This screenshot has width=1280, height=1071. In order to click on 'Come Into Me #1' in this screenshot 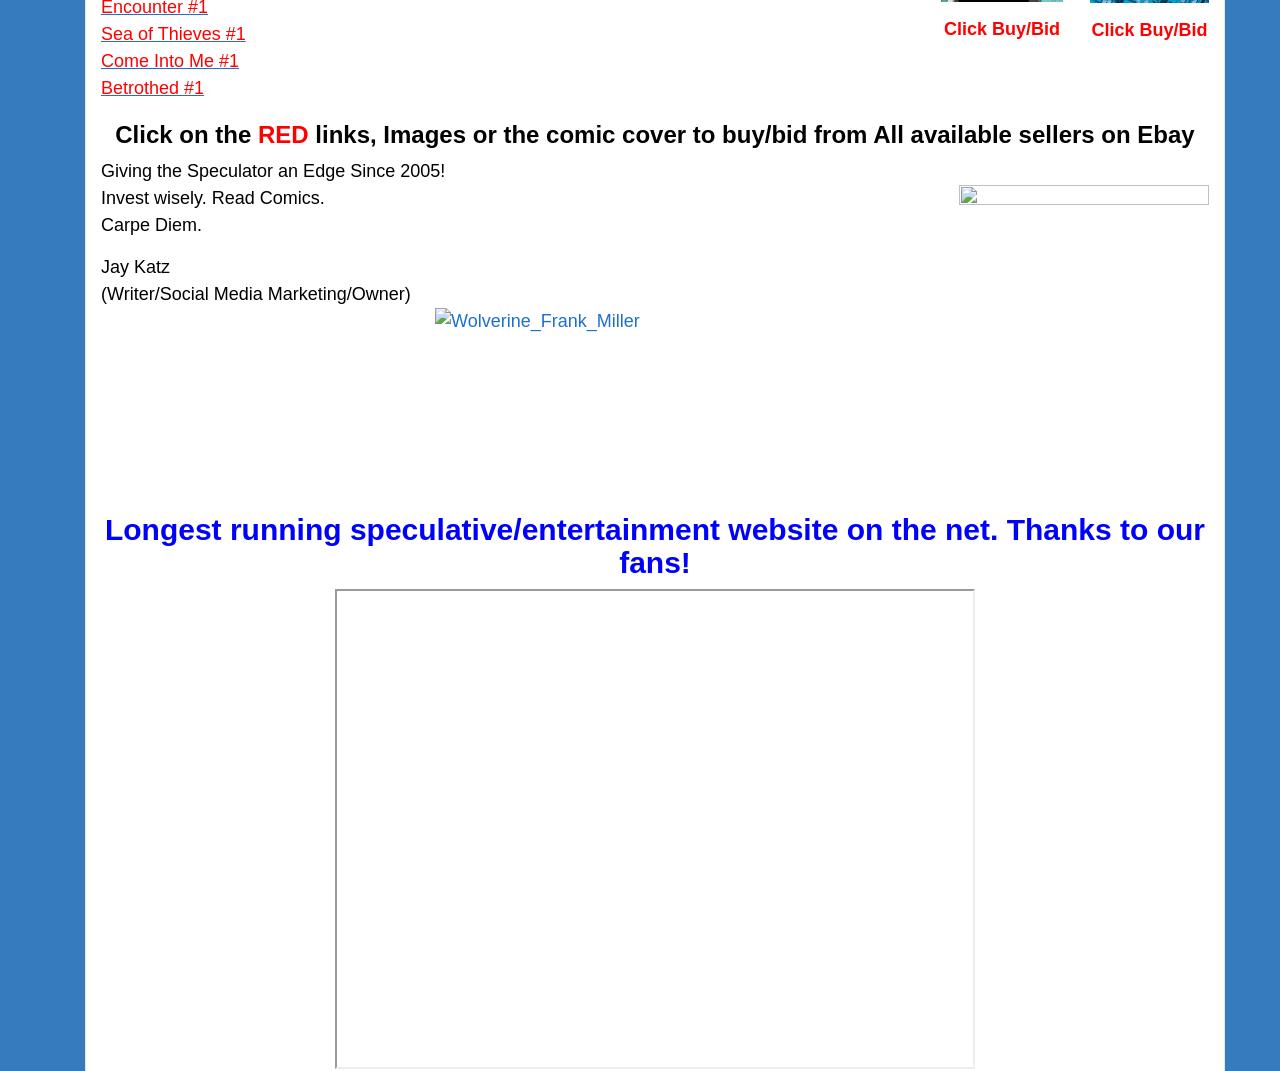, I will do `click(169, 58)`.